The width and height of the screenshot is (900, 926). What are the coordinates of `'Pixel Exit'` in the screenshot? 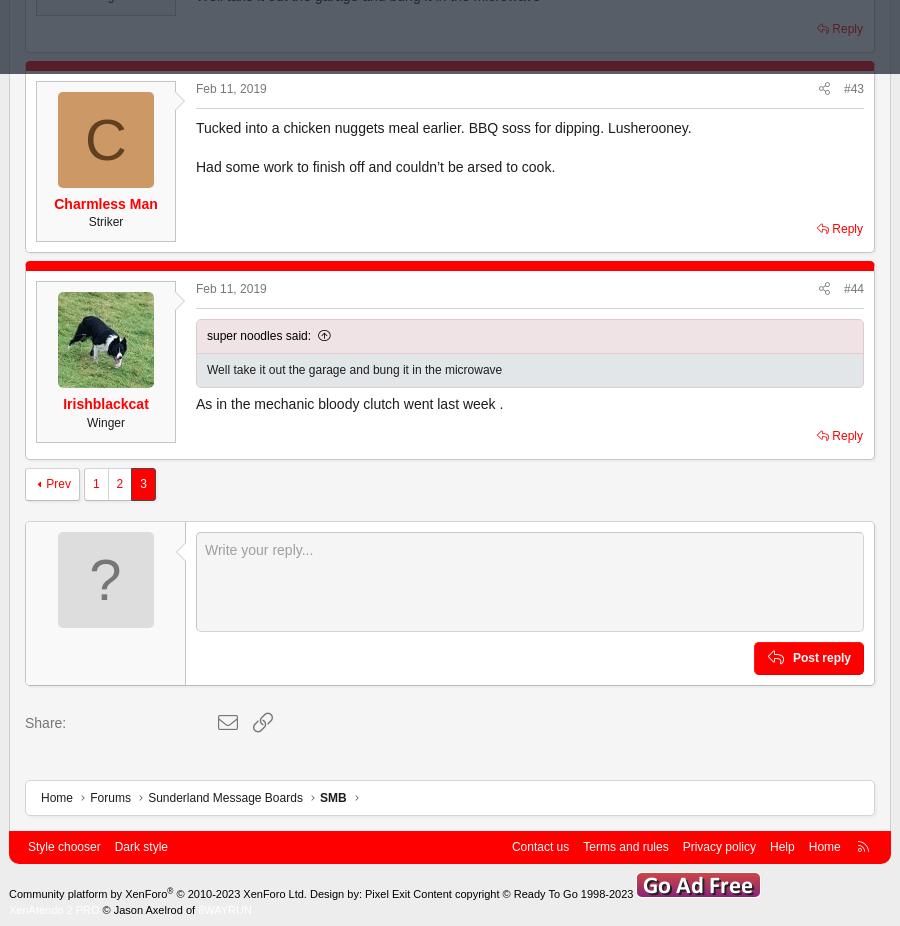 It's located at (387, 893).